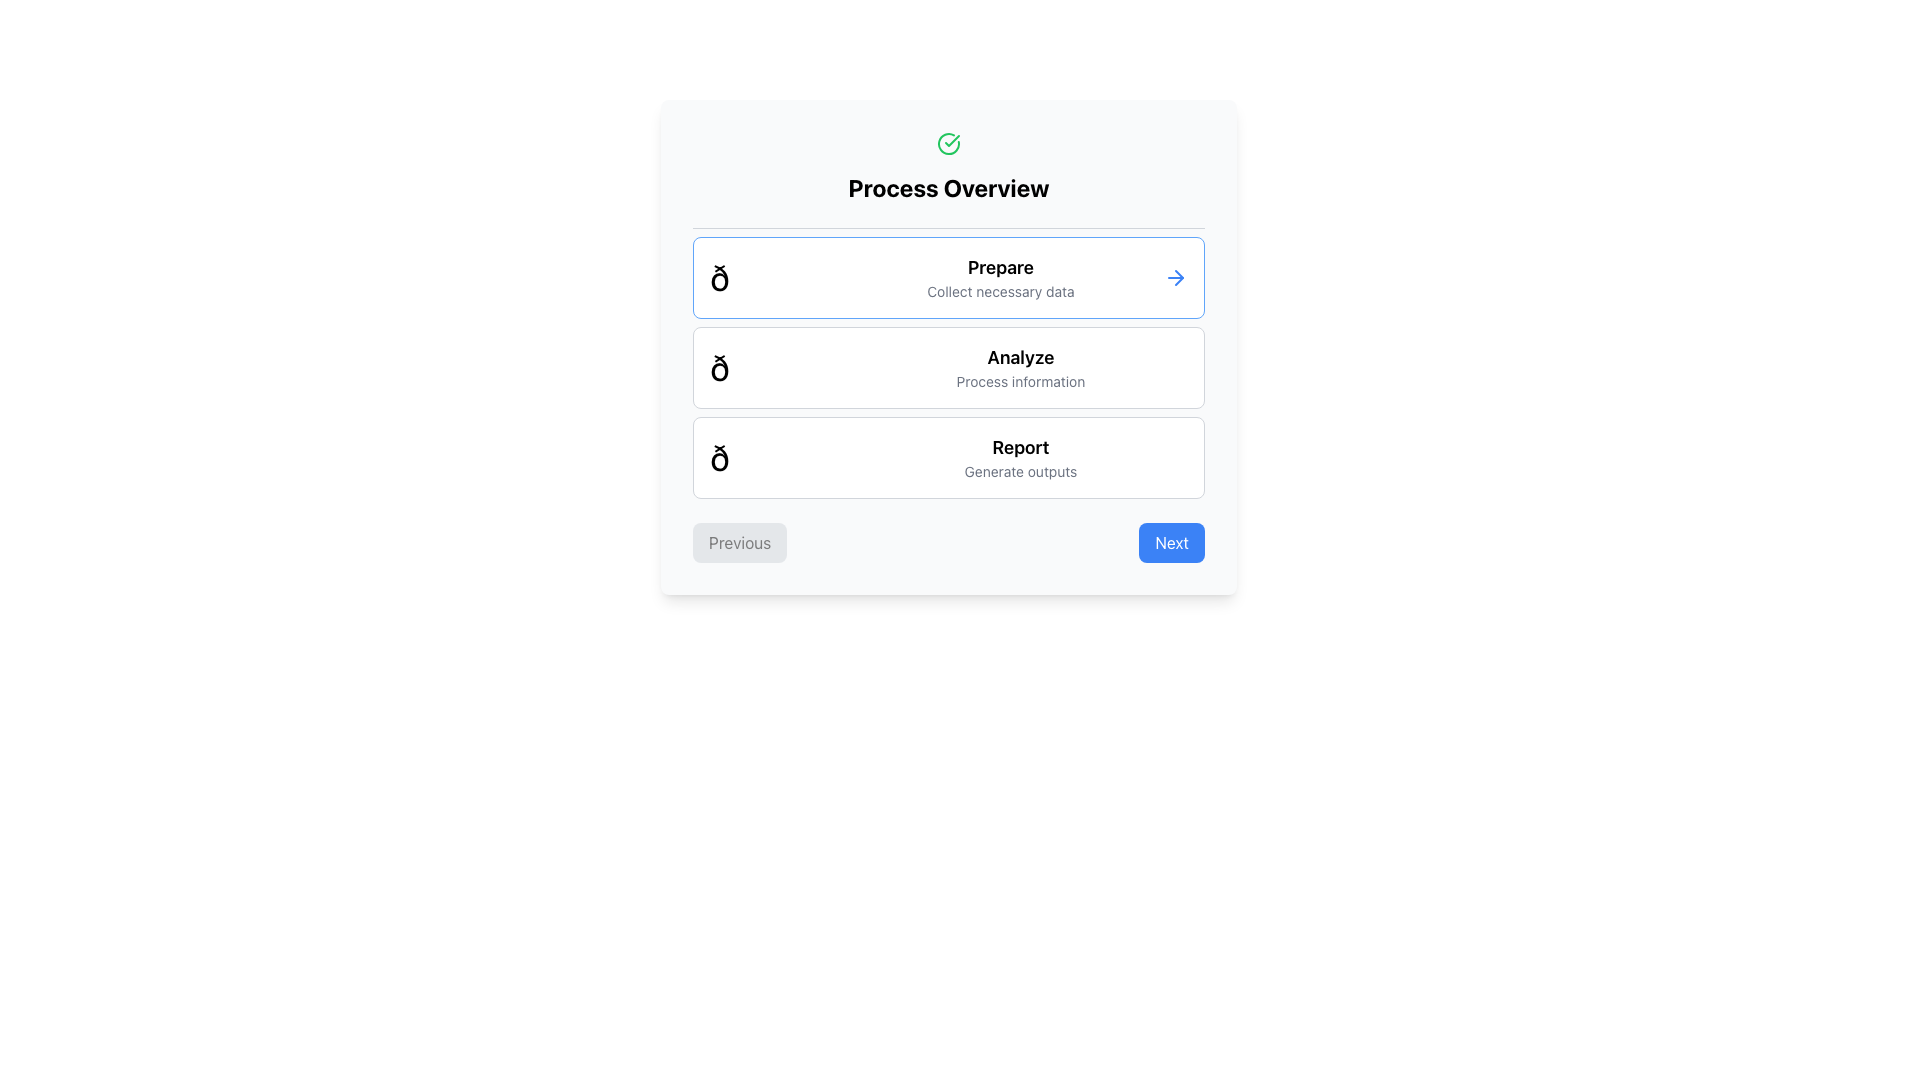 Image resolution: width=1920 pixels, height=1080 pixels. Describe the element at coordinates (948, 458) in the screenshot. I see `the 'Report' stage informational card, which displays 'Generate outputs' and is the third card in a vertical column of three cards` at that location.